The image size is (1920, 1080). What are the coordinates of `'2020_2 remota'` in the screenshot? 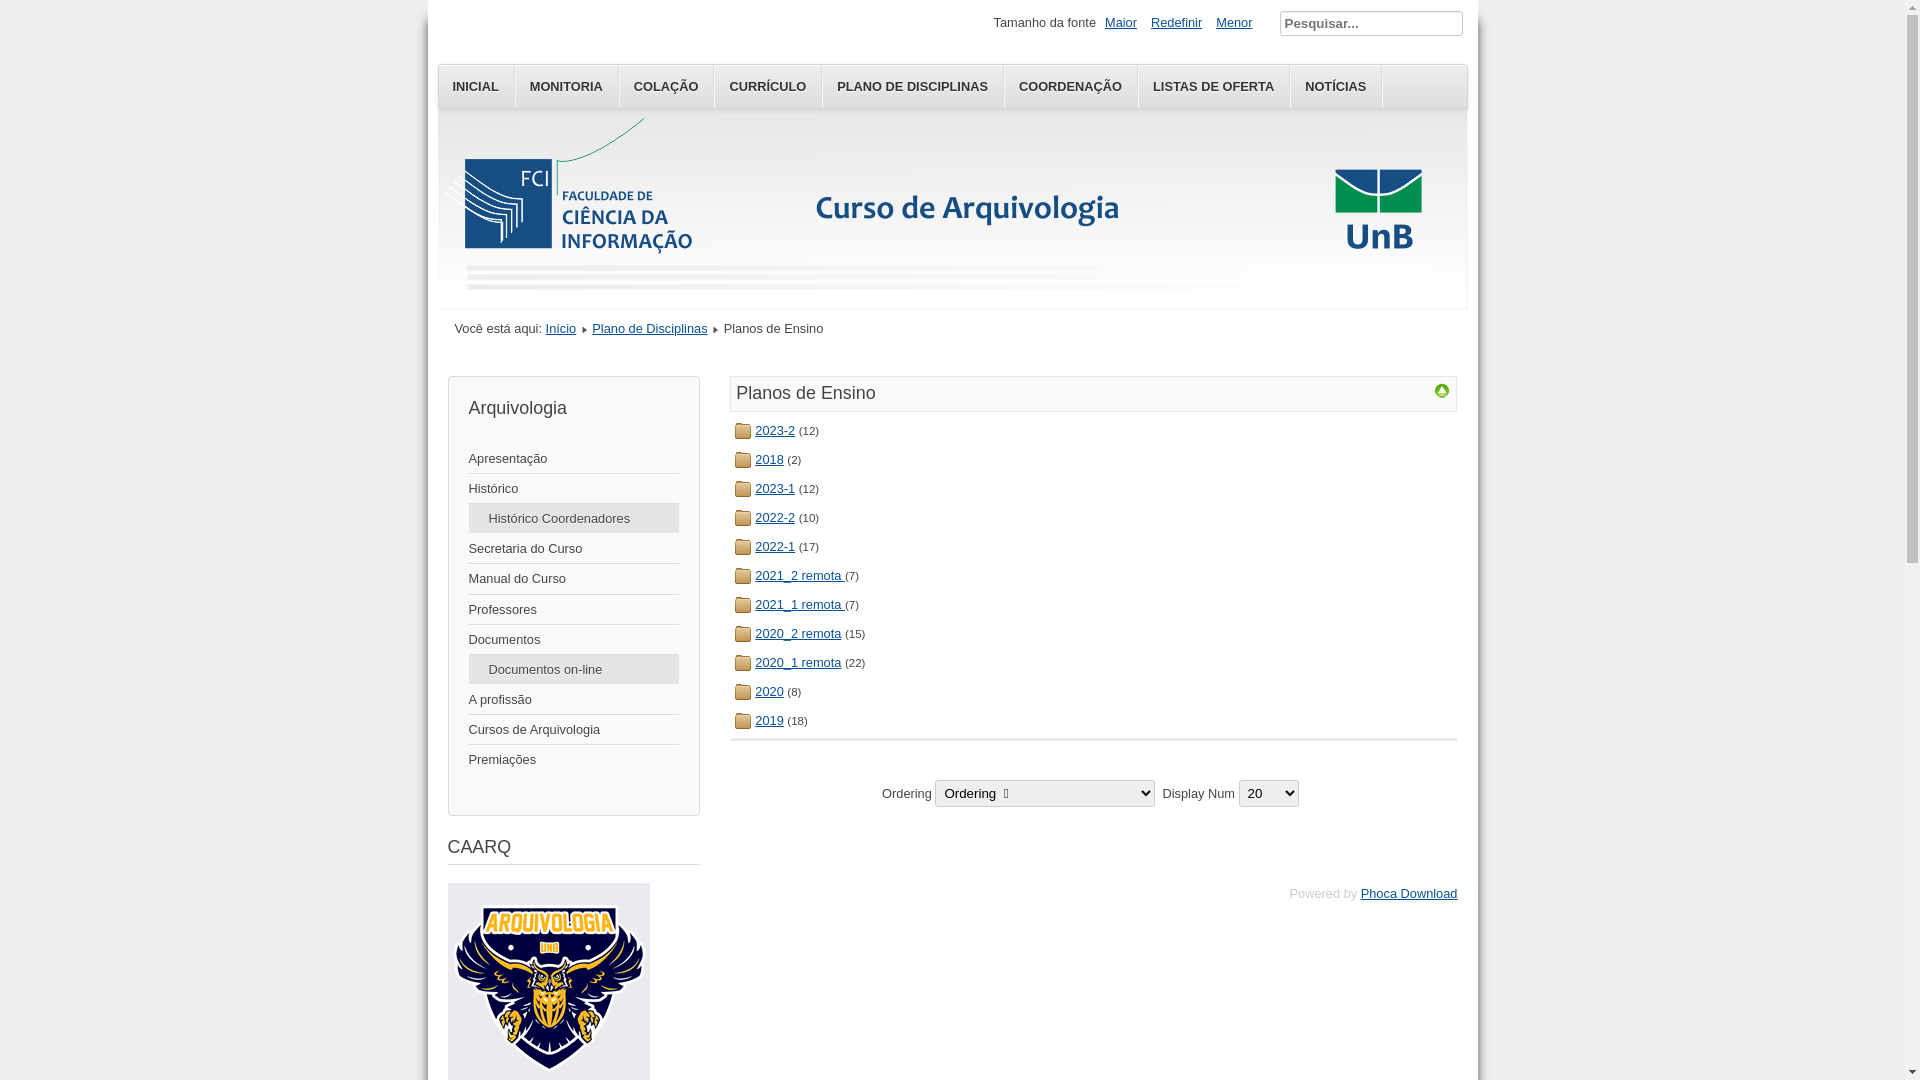 It's located at (796, 633).